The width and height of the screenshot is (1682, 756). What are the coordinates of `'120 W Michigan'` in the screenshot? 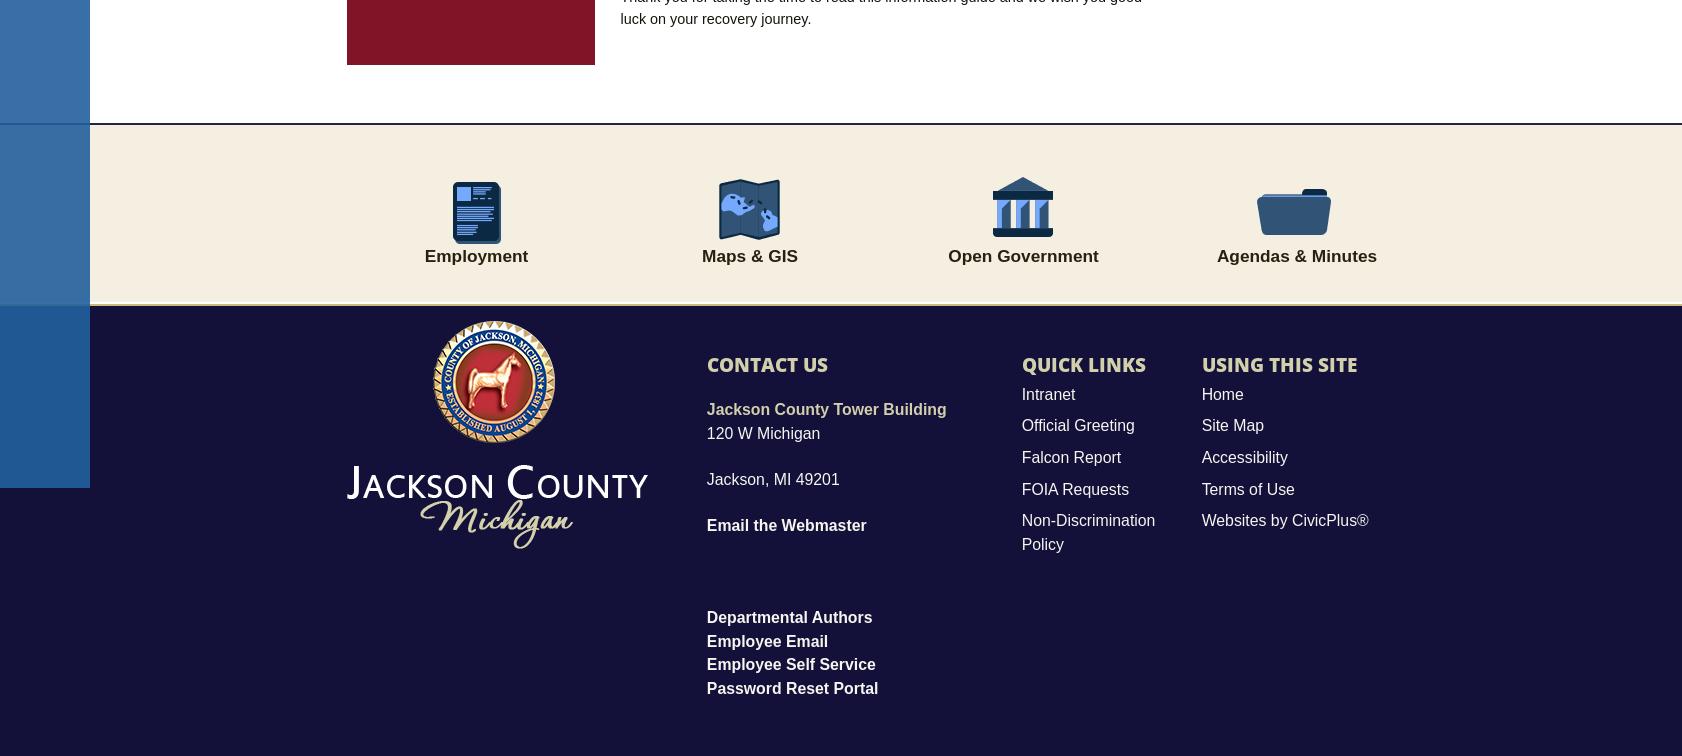 It's located at (705, 433).